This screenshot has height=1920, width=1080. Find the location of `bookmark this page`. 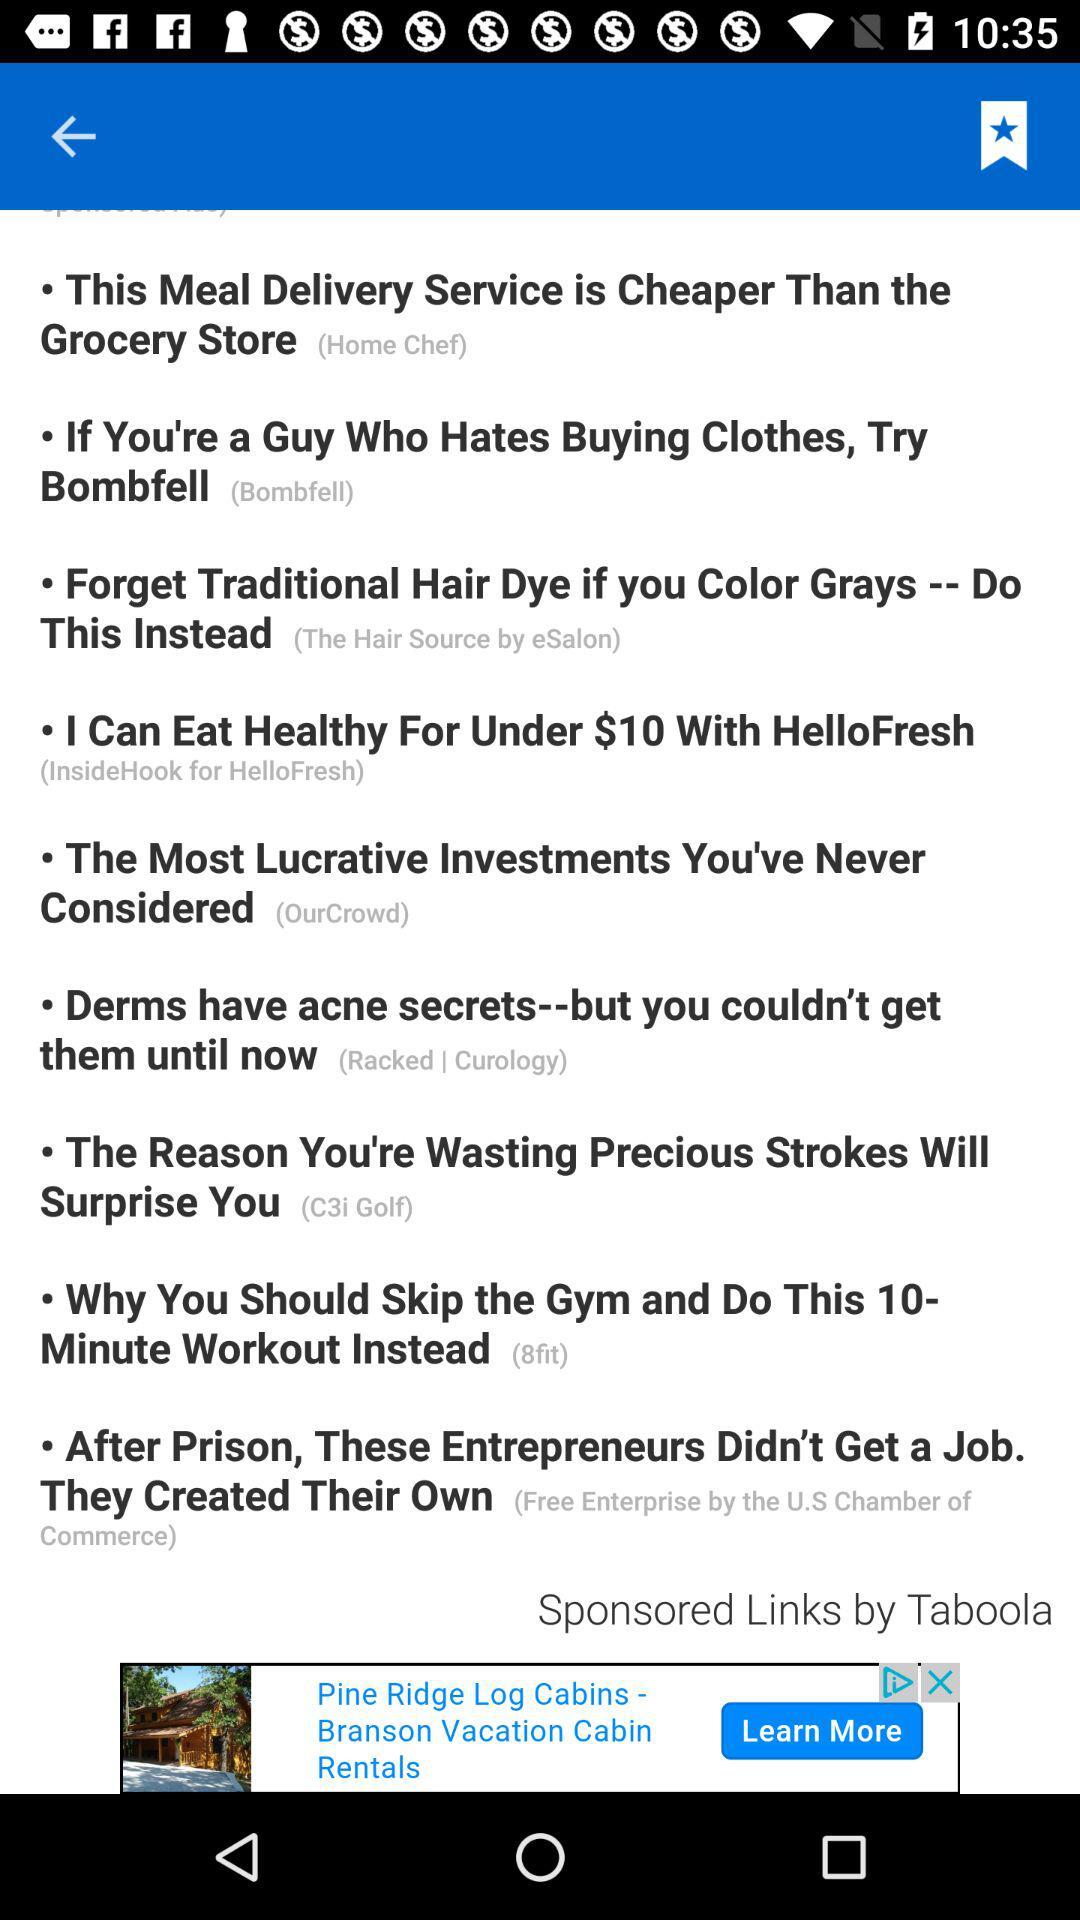

bookmark this page is located at coordinates (1004, 135).